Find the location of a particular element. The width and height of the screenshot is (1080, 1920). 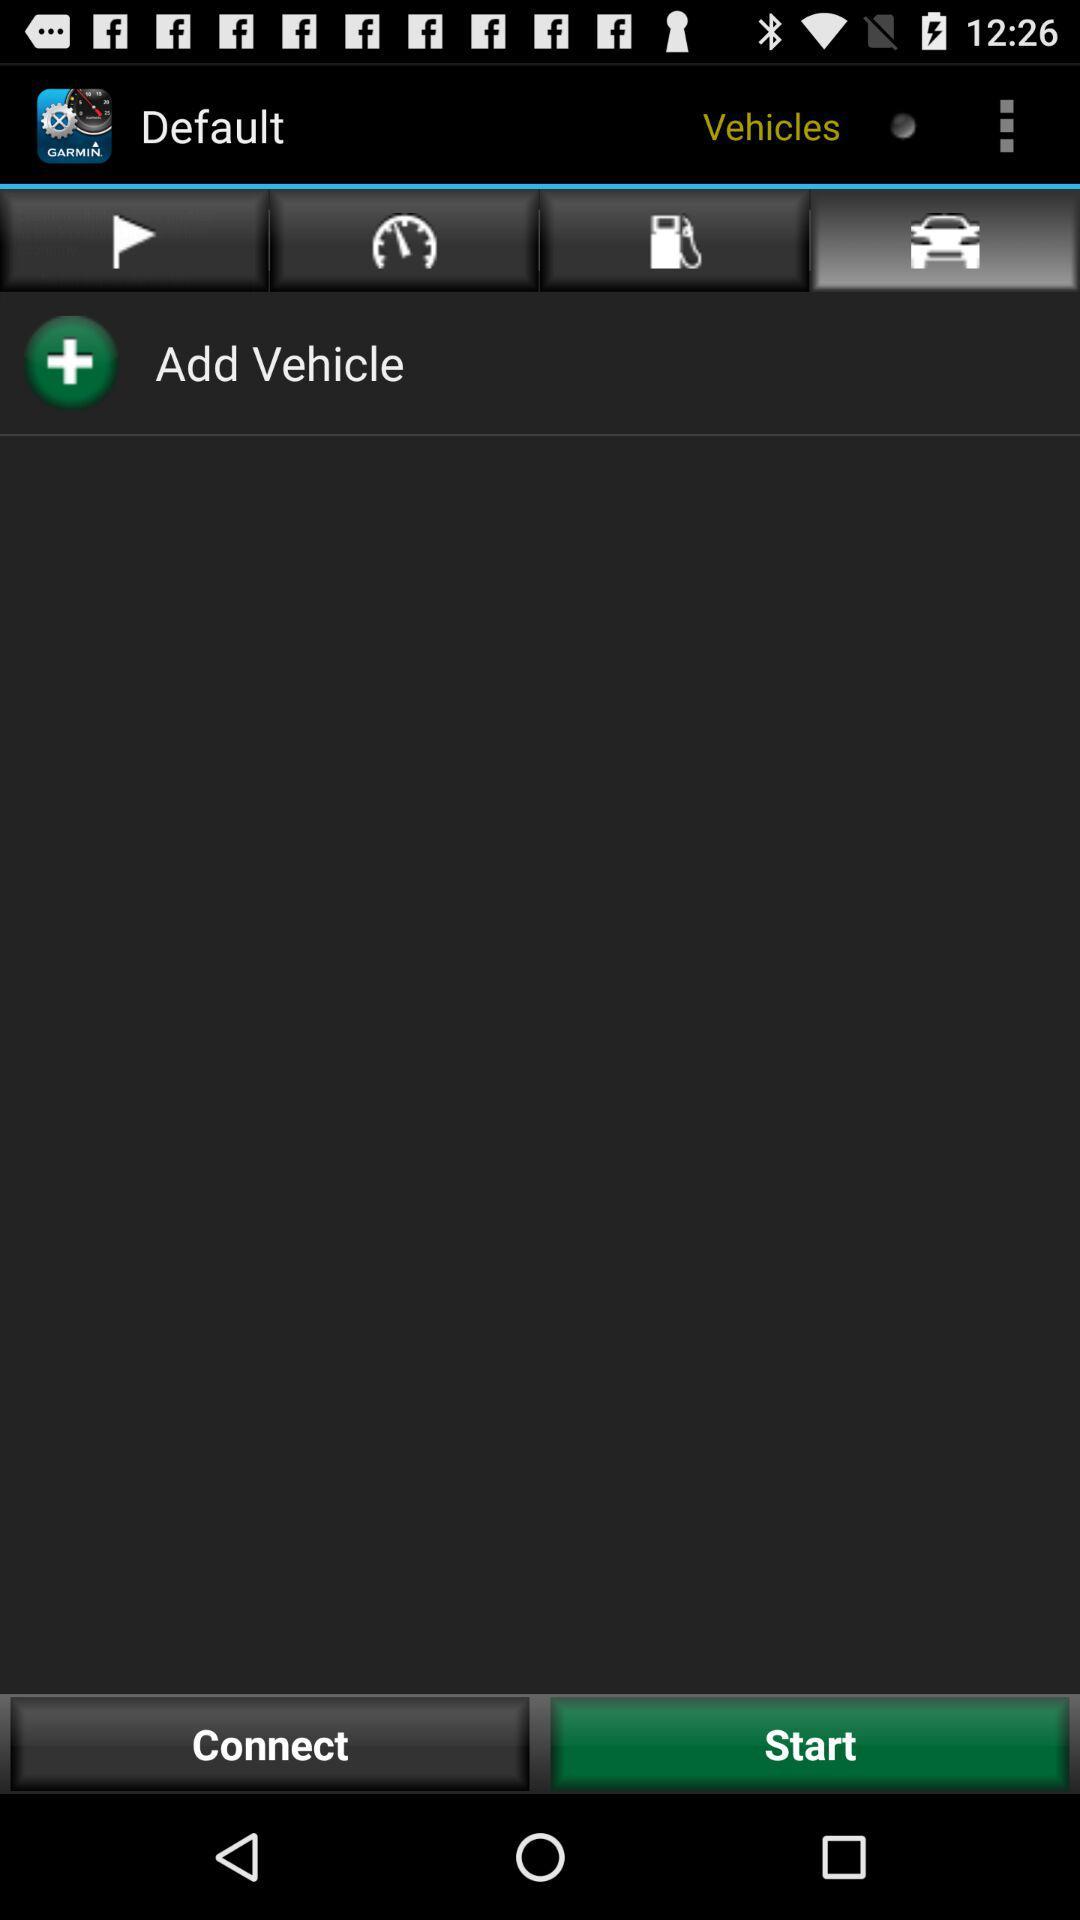

connect is located at coordinates (270, 1743).